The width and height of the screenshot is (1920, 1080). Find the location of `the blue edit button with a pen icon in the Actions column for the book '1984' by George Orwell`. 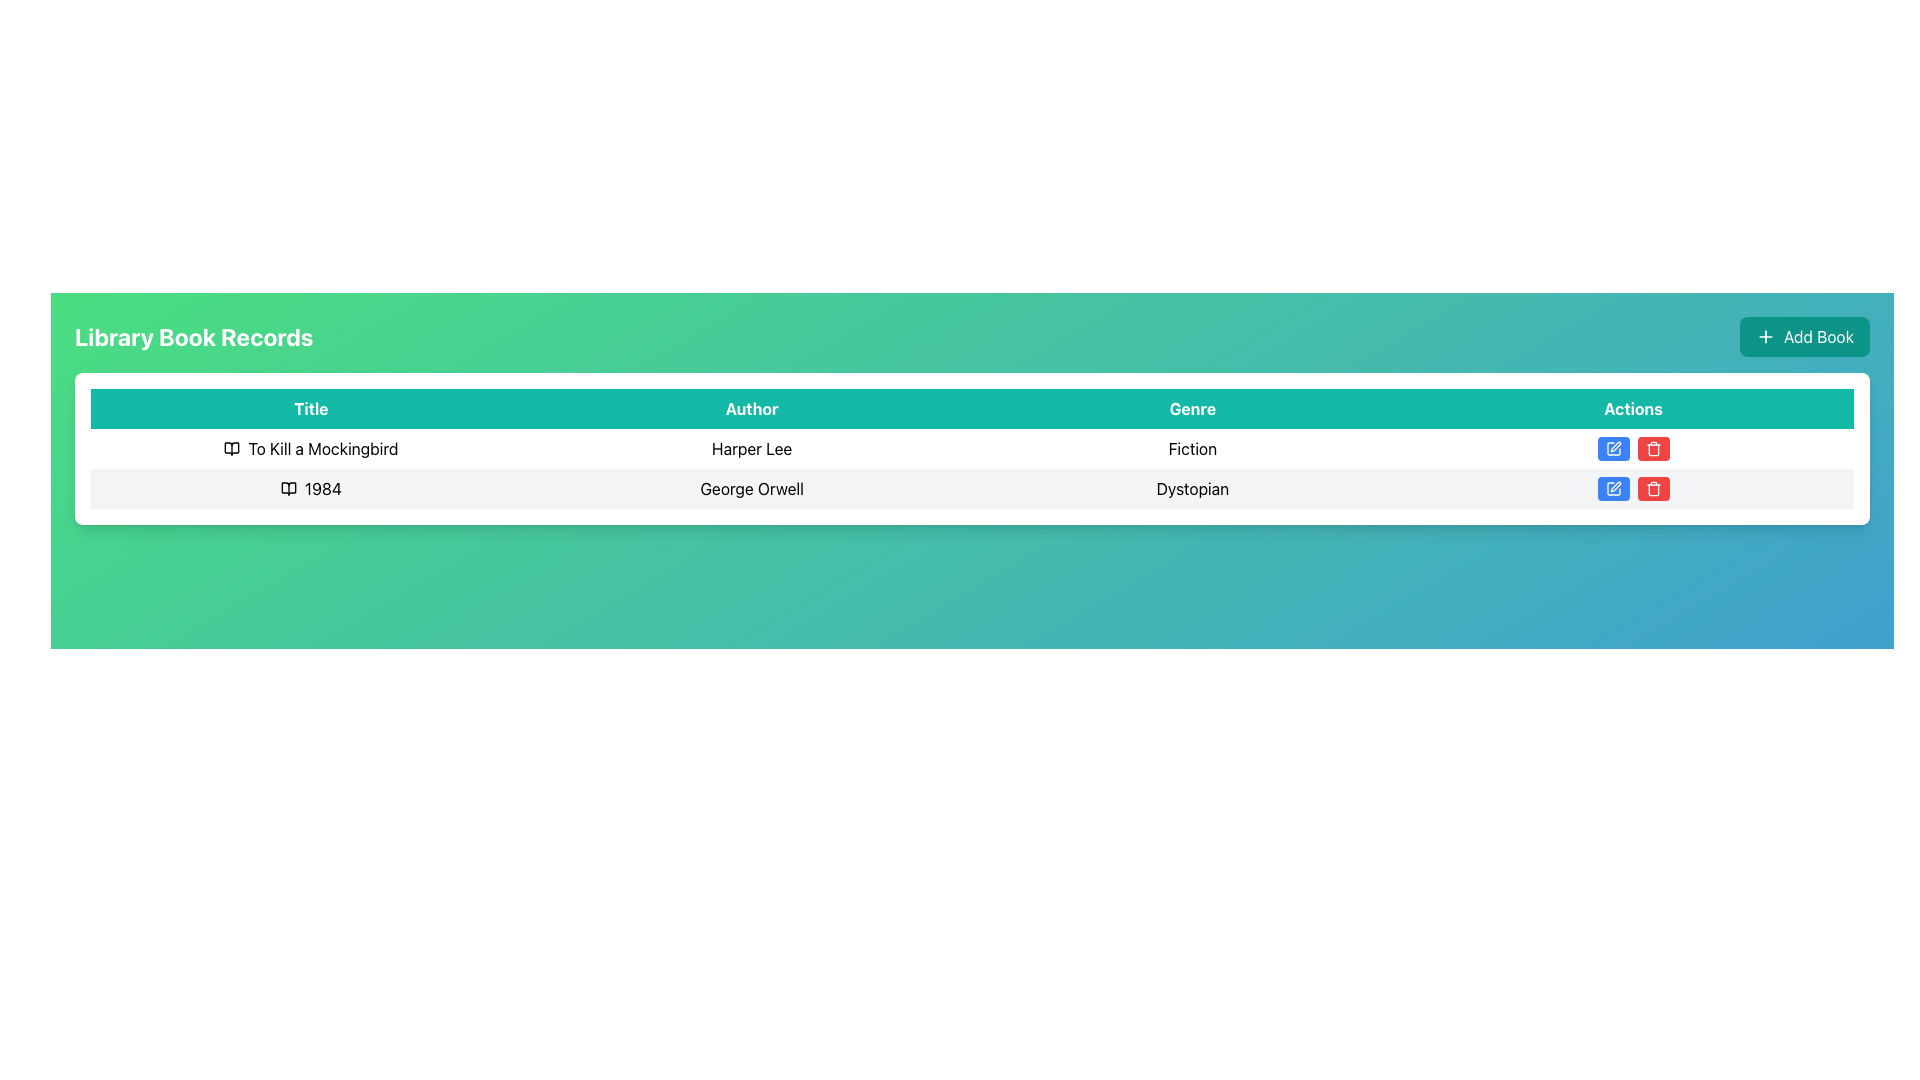

the blue edit button with a pen icon in the Actions column for the book '1984' by George Orwell is located at coordinates (1632, 489).